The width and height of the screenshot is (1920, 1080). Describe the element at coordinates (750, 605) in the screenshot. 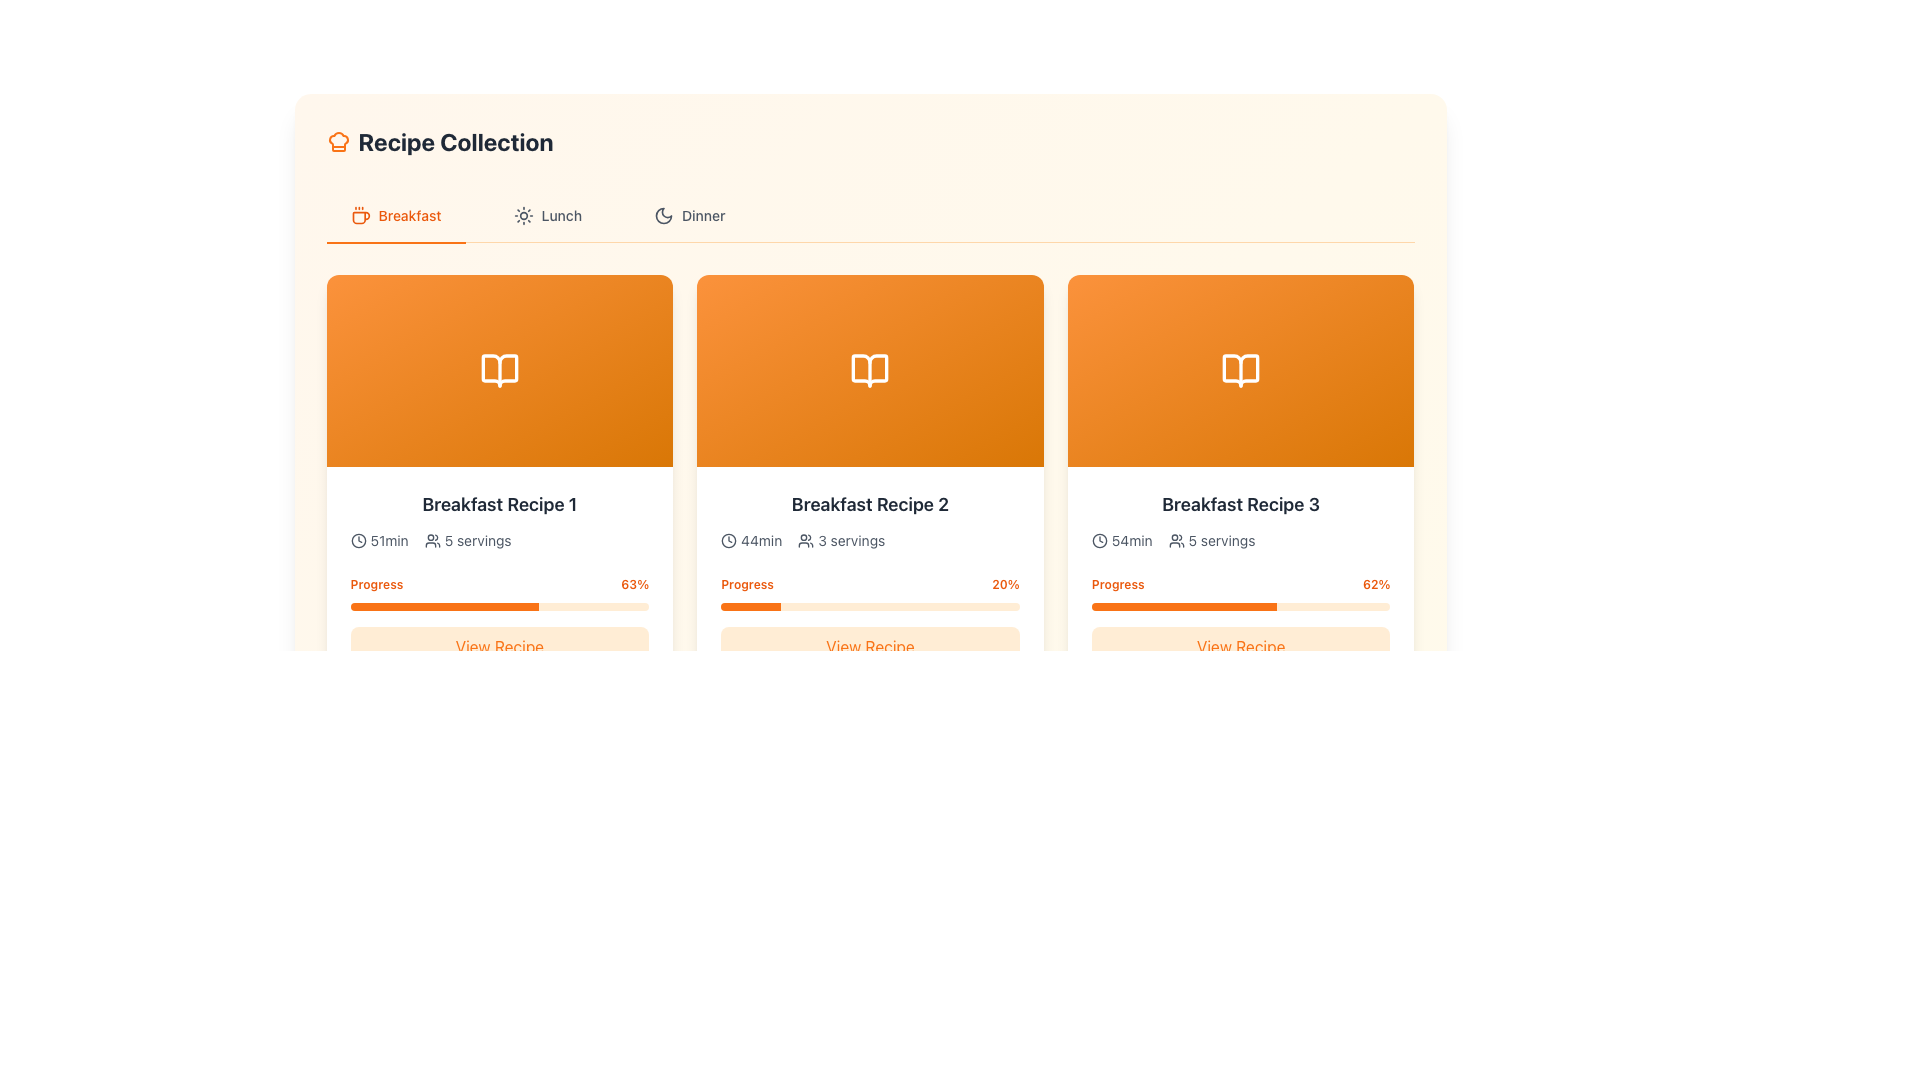

I see `the progress visually on the progress bar located in the 'Breakfast Recipe 2' card, which indicates the progress percentage for the associated recipe` at that location.